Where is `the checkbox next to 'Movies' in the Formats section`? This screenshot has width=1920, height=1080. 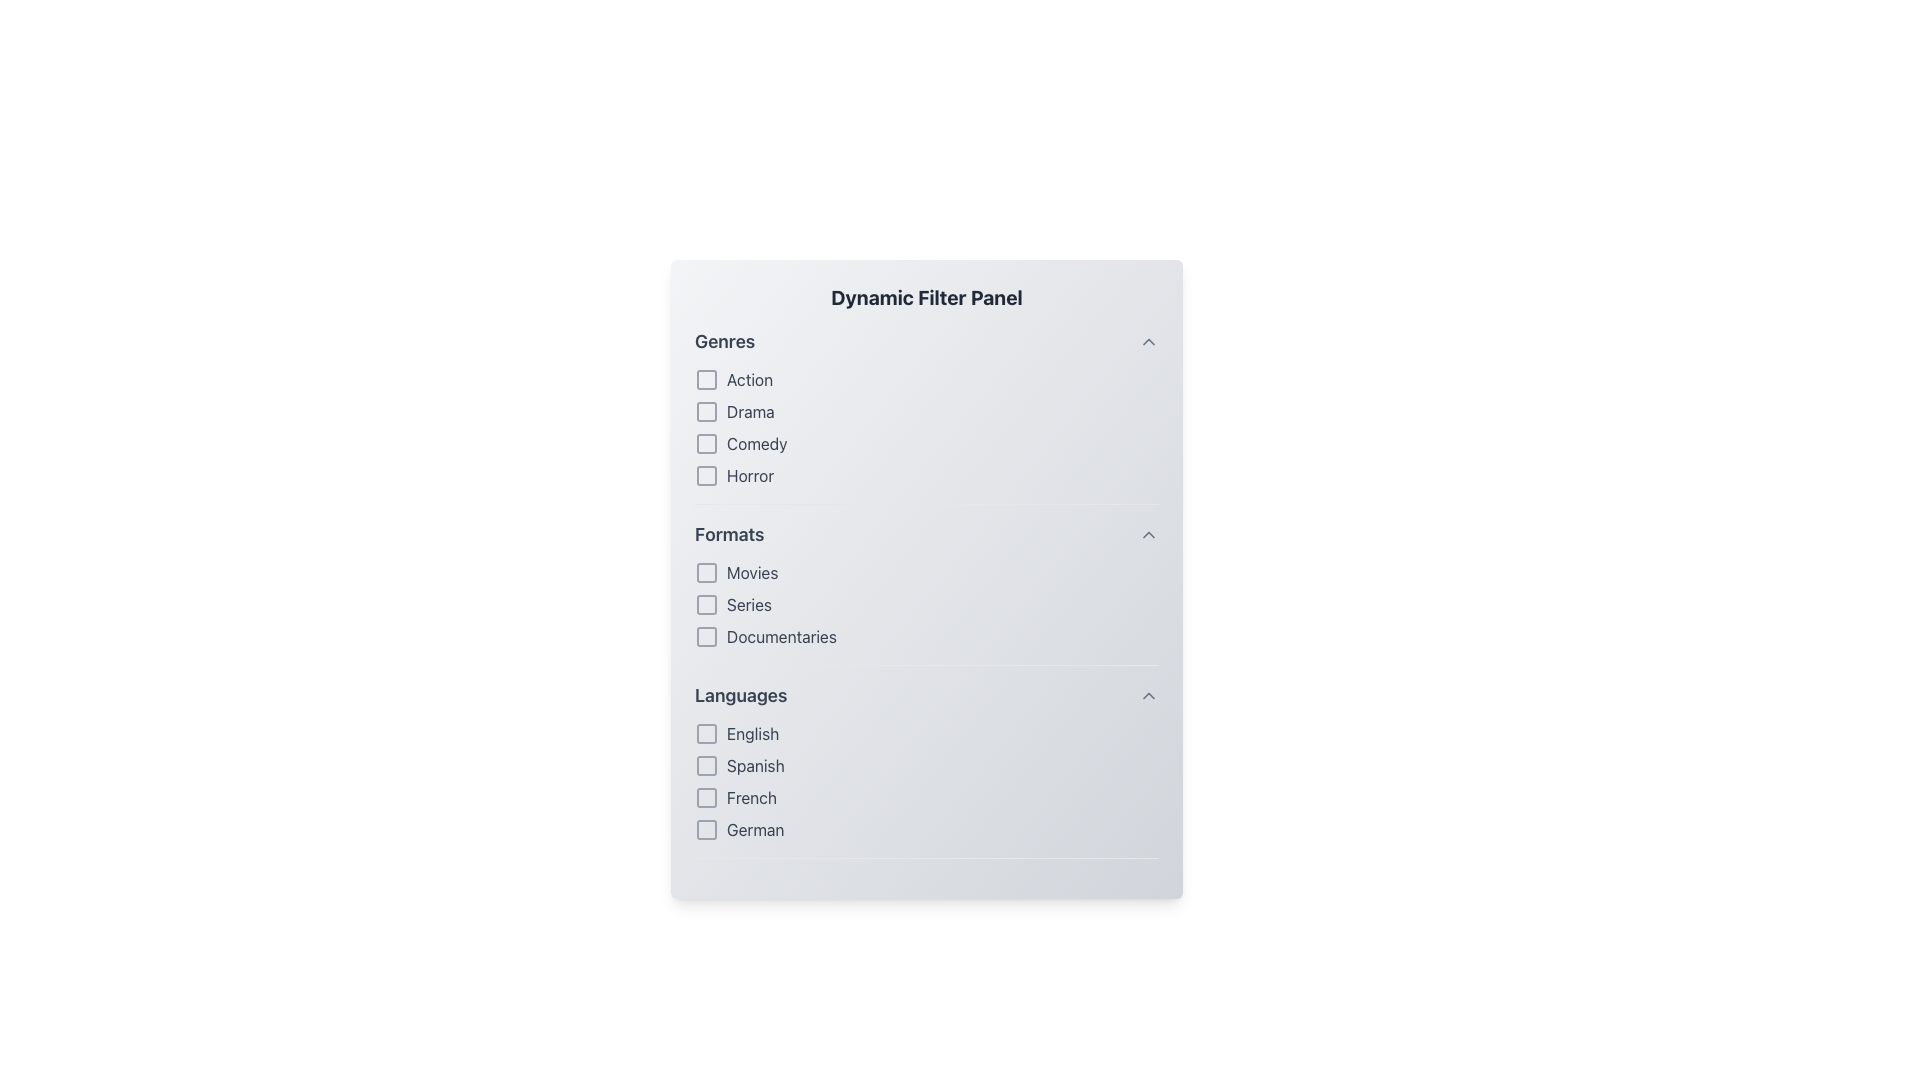
the checkbox next to 'Movies' in the Formats section is located at coordinates (925, 604).